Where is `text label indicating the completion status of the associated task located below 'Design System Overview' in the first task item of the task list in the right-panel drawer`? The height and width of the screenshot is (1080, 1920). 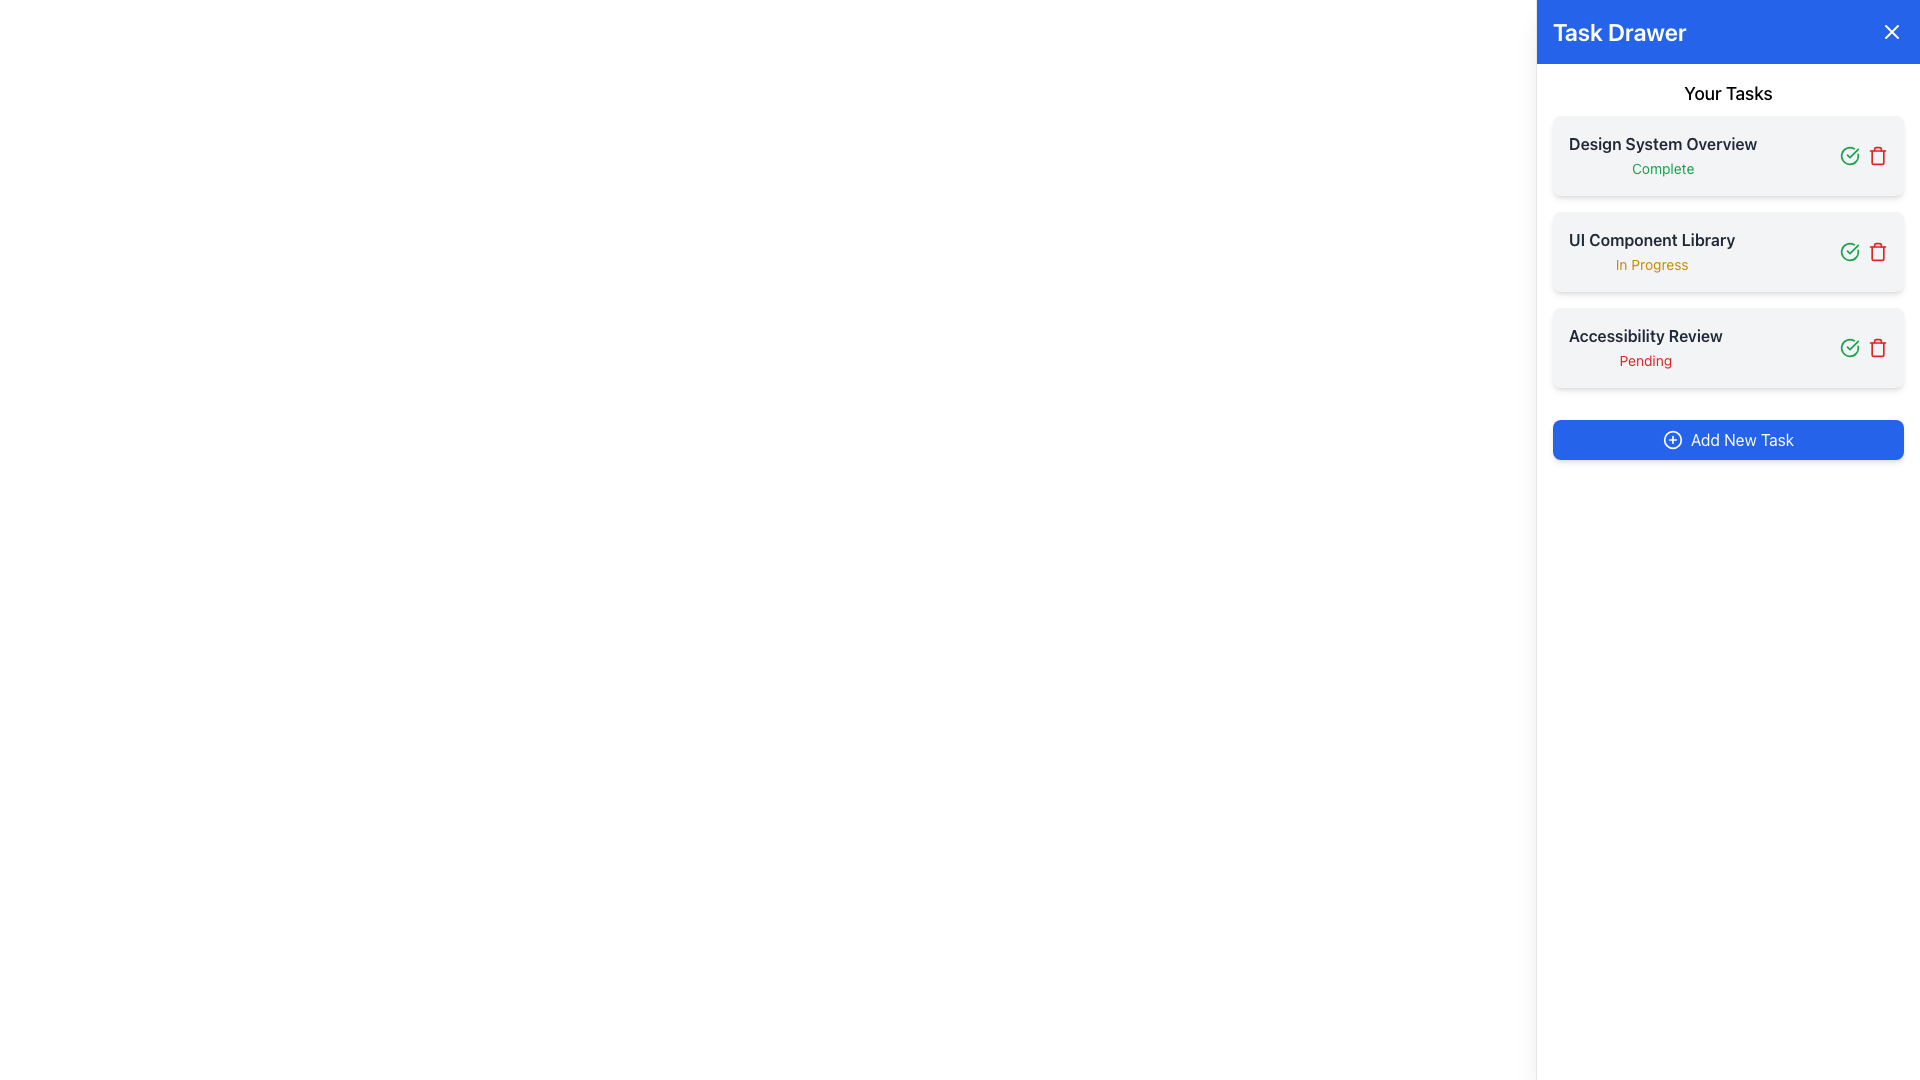 text label indicating the completion status of the associated task located below 'Design System Overview' in the first task item of the task list in the right-panel drawer is located at coordinates (1663, 167).